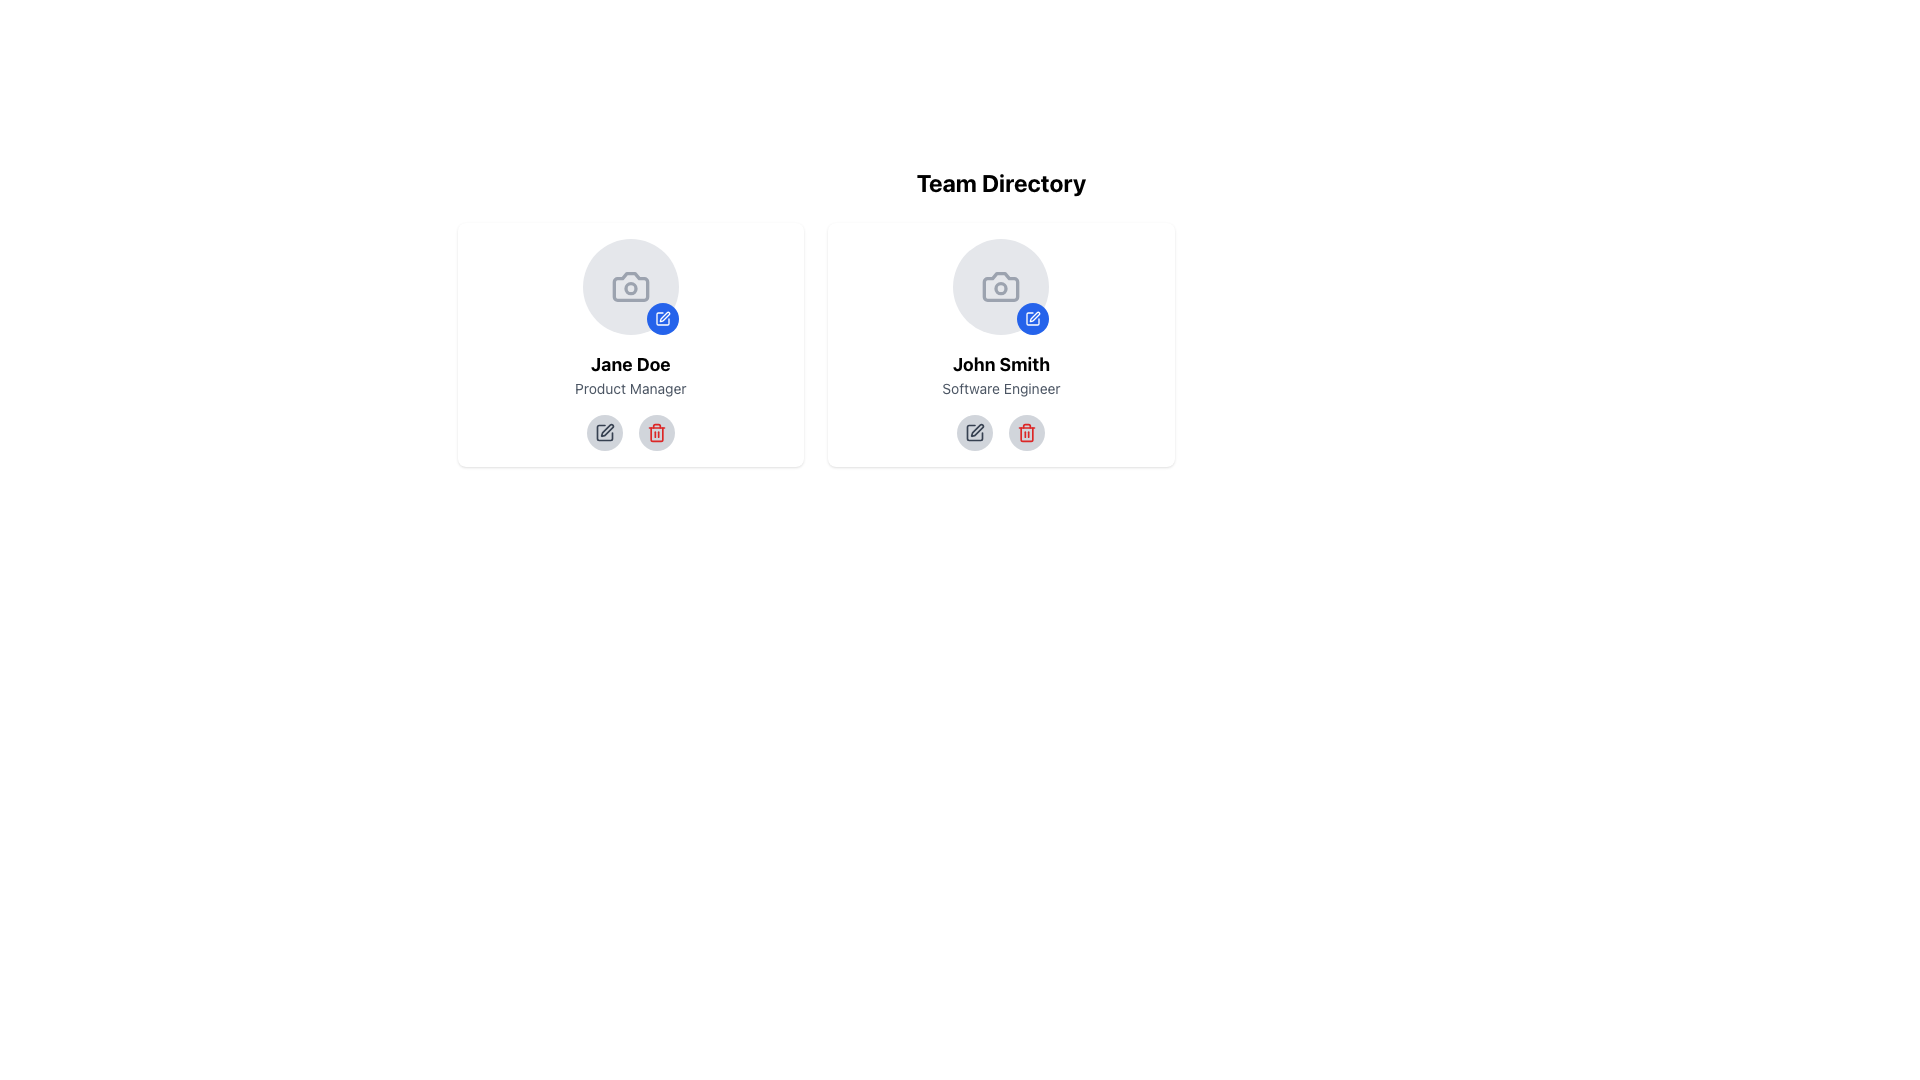 This screenshot has width=1920, height=1080. Describe the element at coordinates (975, 431) in the screenshot. I see `the edit profile button for 'John Smith', which is the first button in a horizontal group below his profile card` at that location.